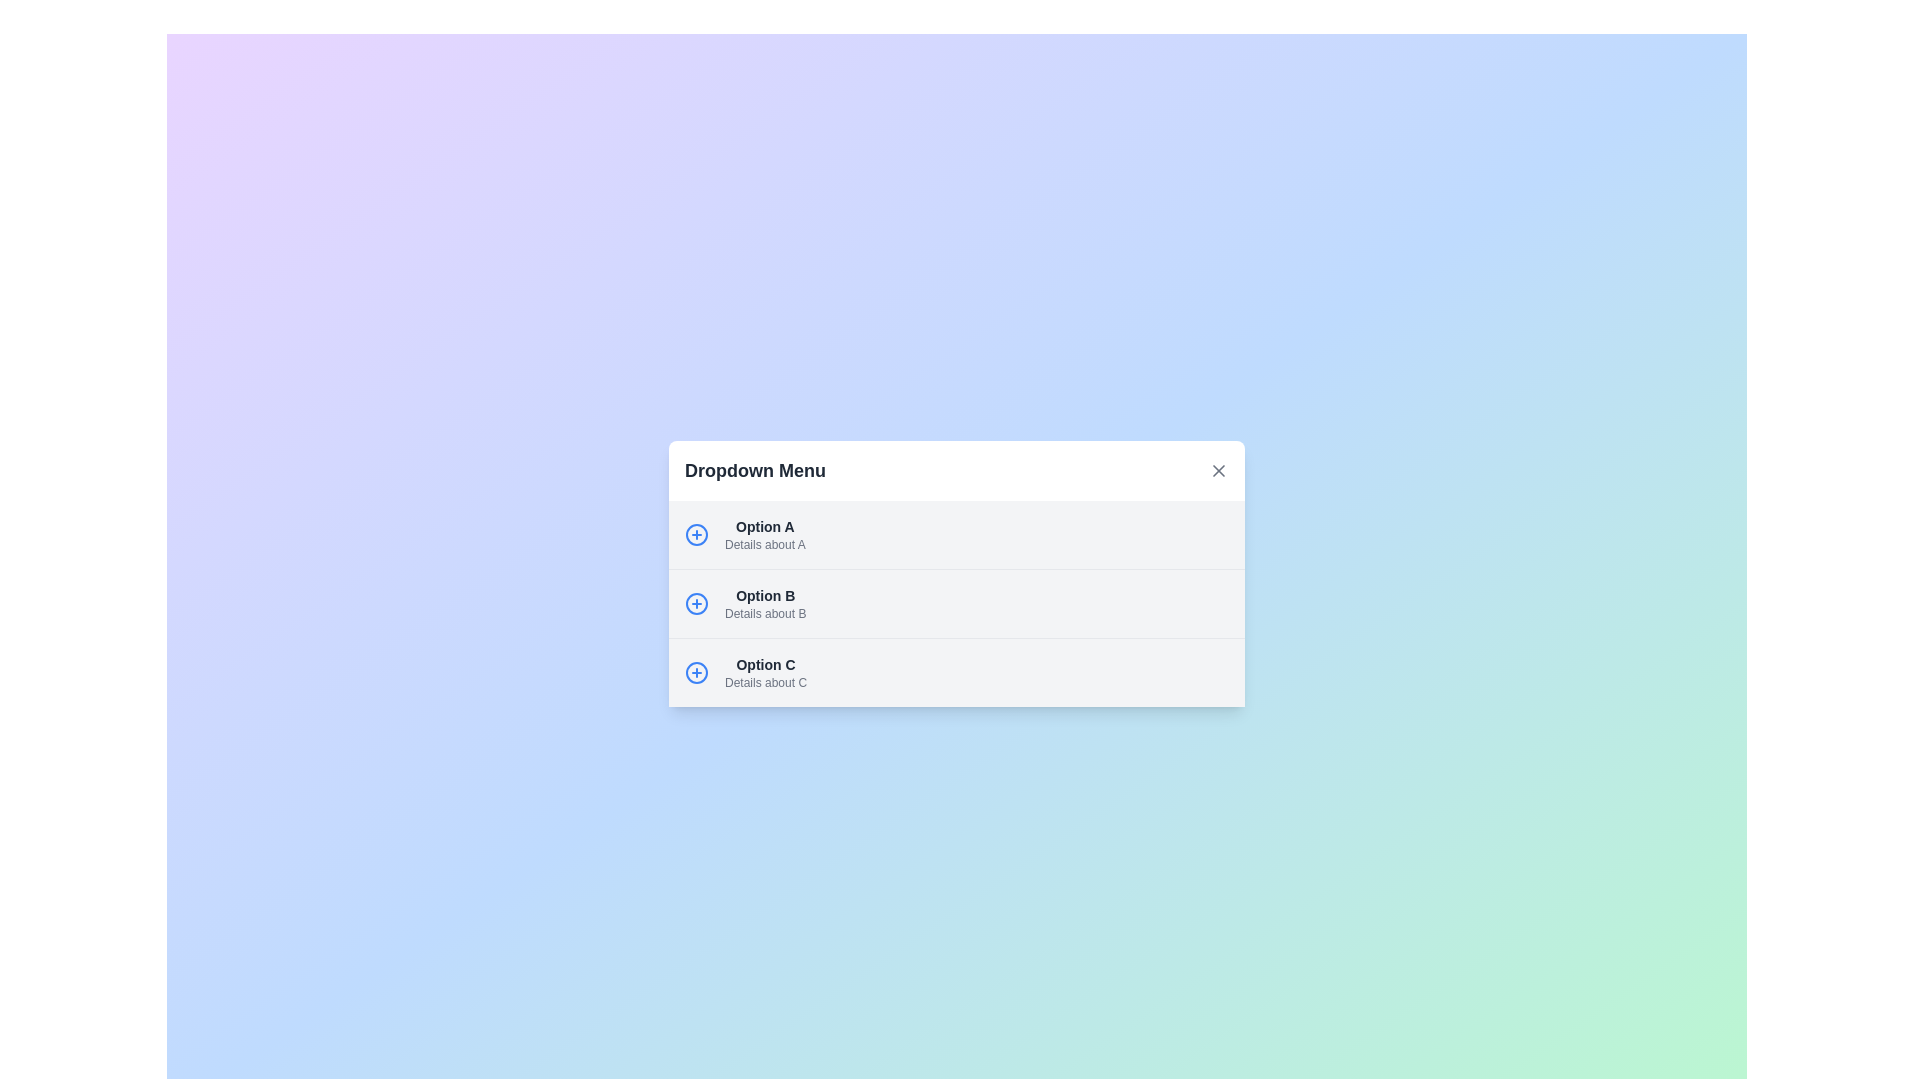 The height and width of the screenshot is (1080, 1920). I want to click on the text label displaying 'Details about C', which is styled in light gray and located below 'Option C' within the dropdown menu interface, so click(765, 681).